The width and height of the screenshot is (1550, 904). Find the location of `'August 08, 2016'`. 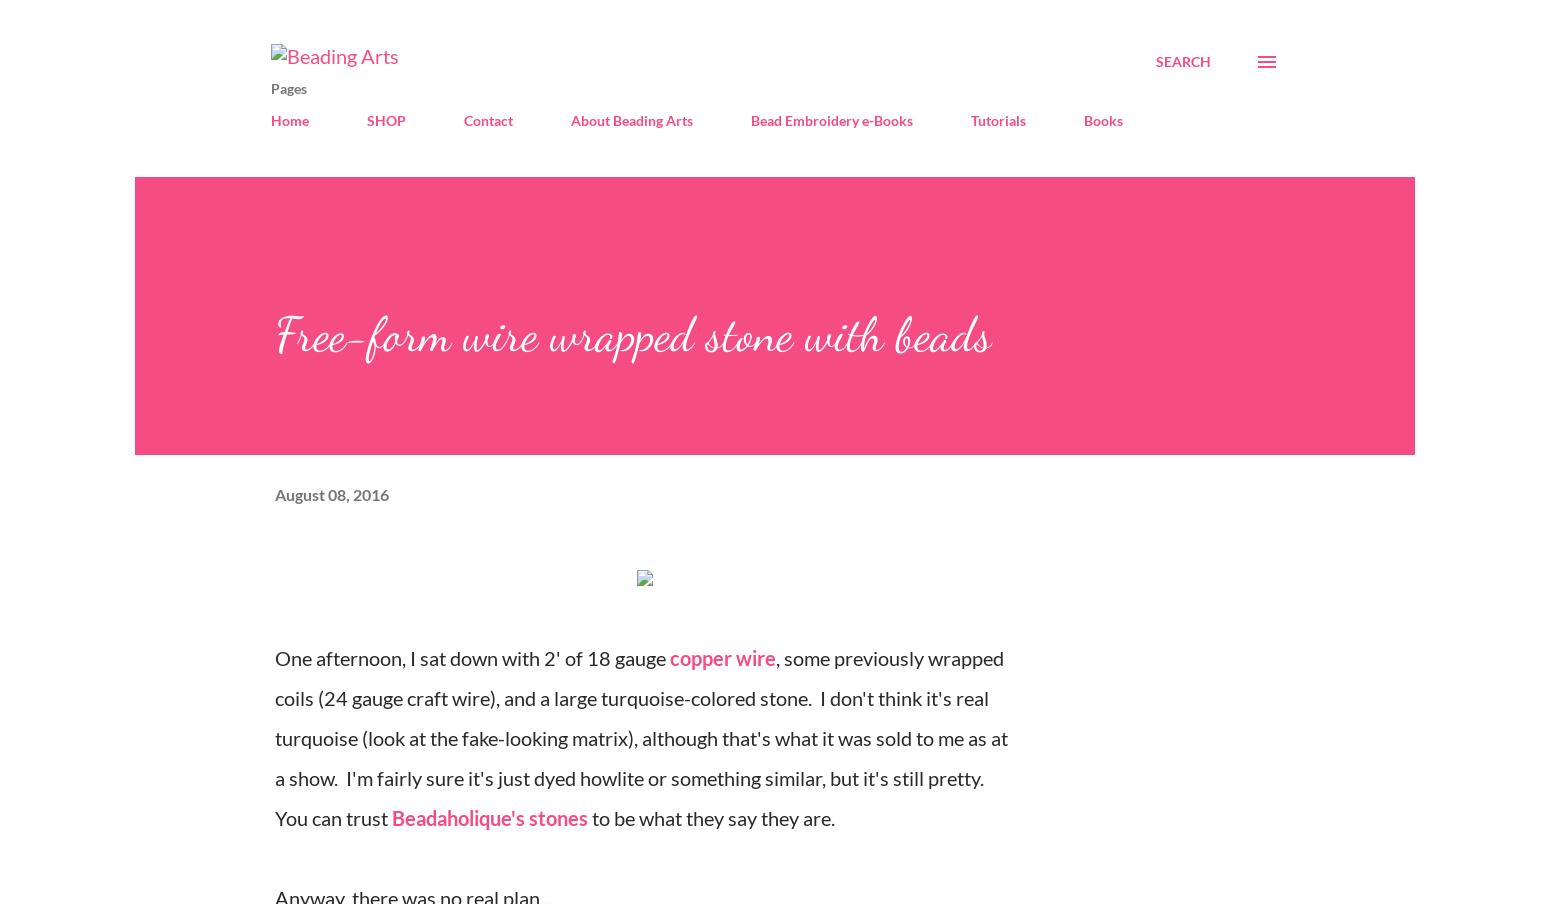

'August 08, 2016' is located at coordinates (331, 492).